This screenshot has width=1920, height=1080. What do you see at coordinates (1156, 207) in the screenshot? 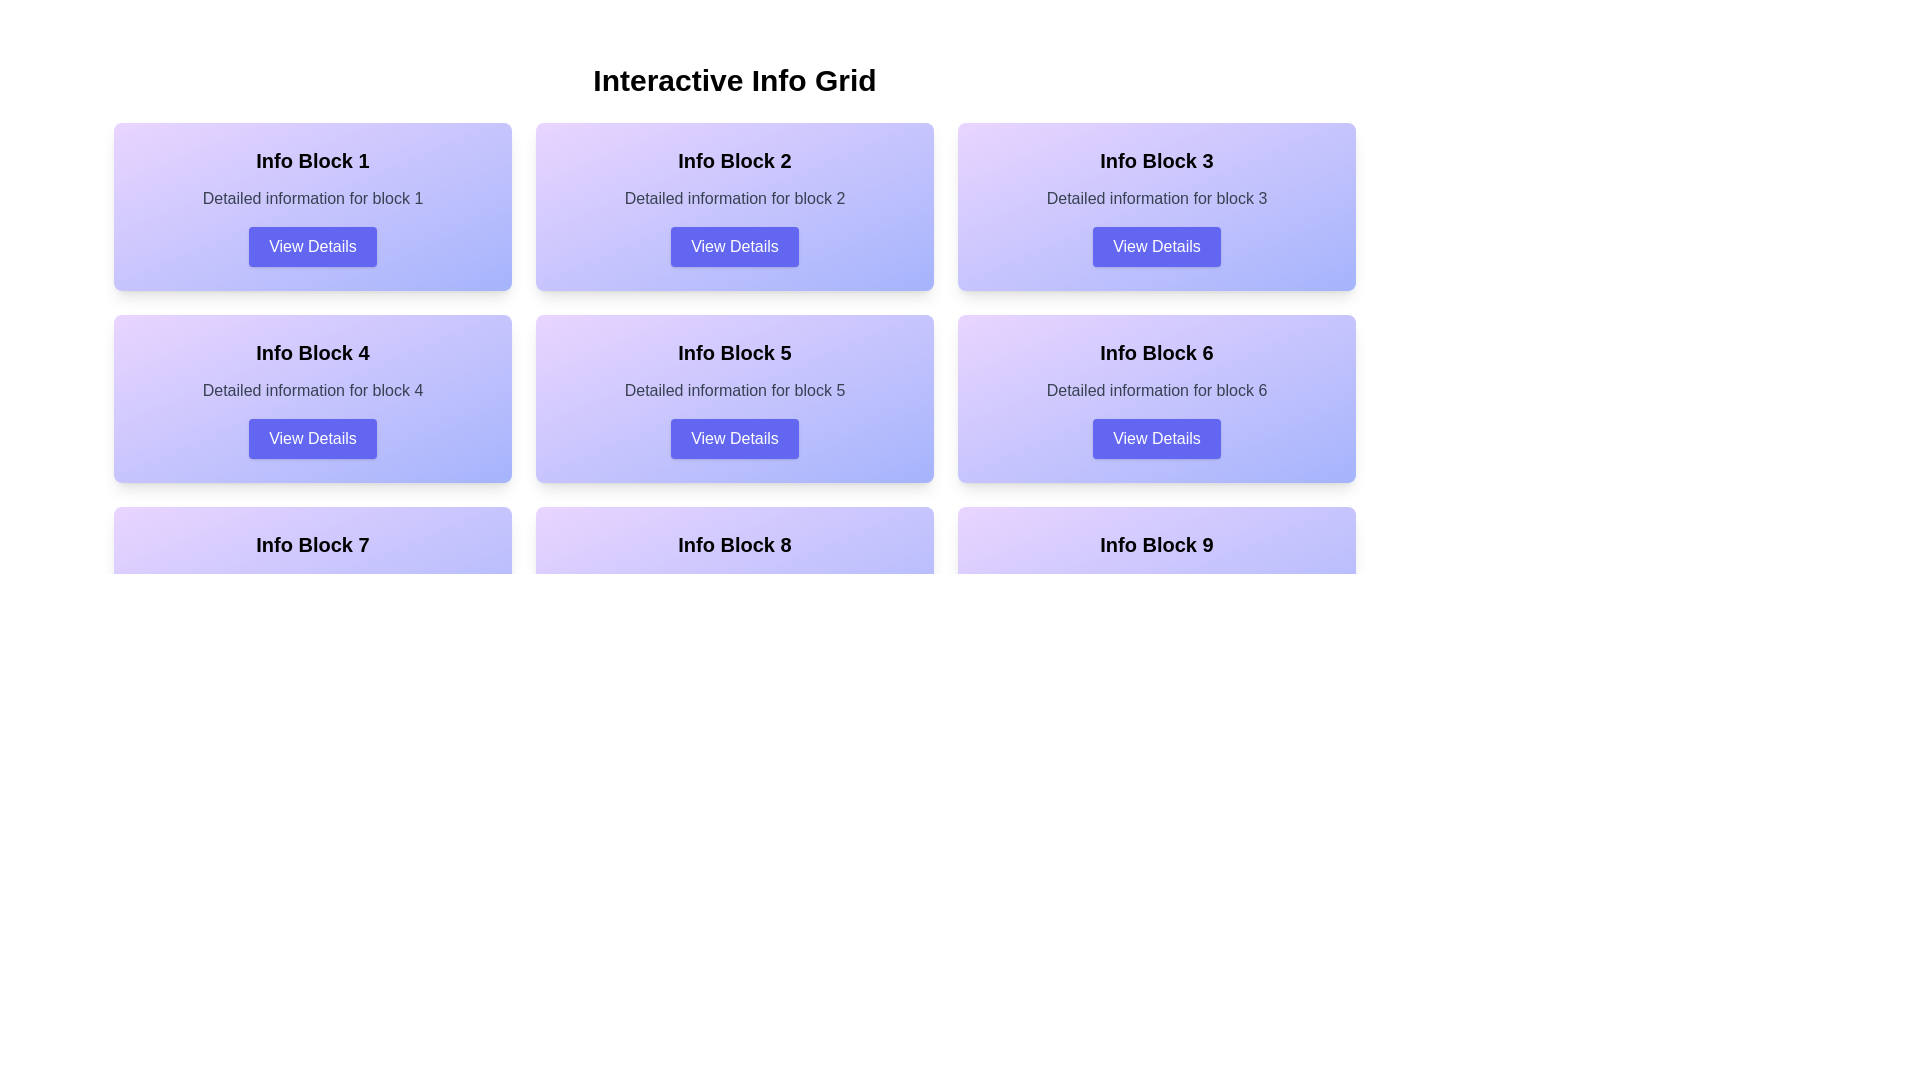
I see `the informational block with a button component located in the first row and third column of the grid to activate the hover effects for scaling` at bounding box center [1156, 207].